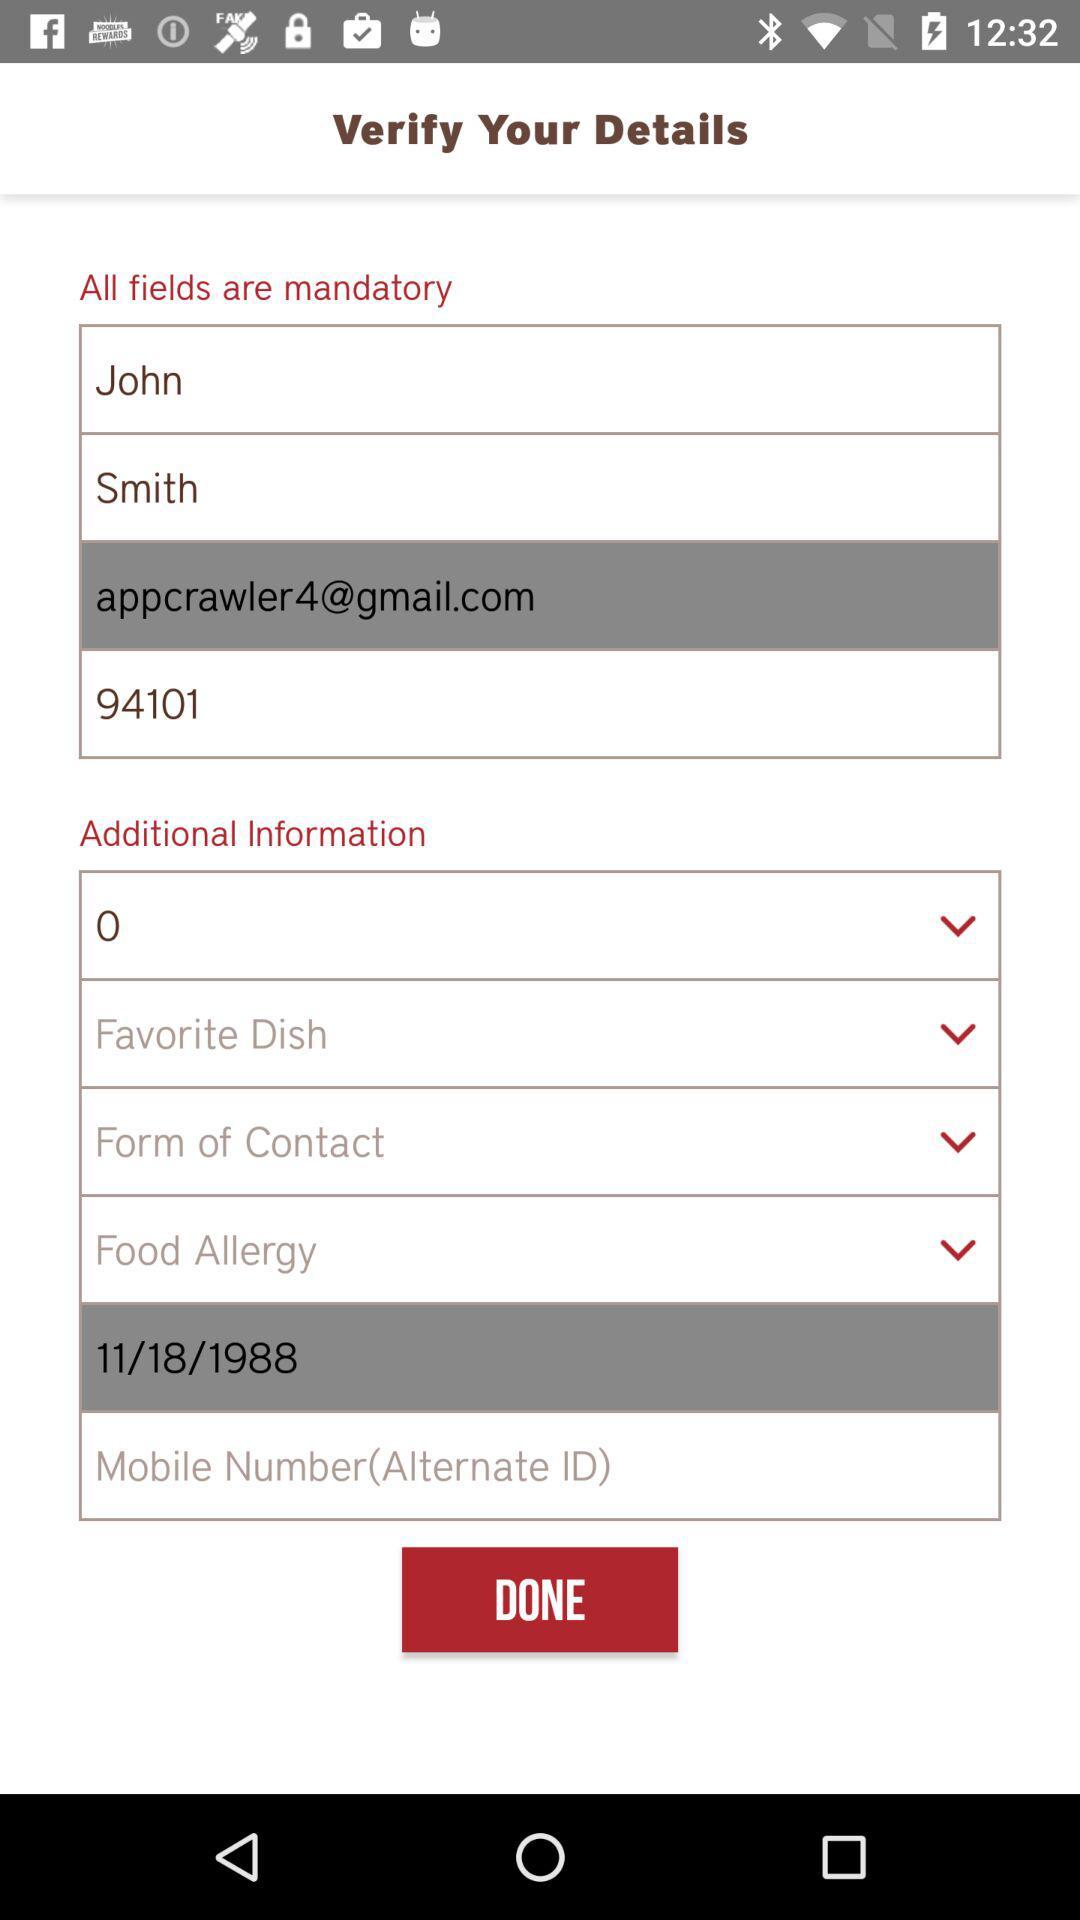 The image size is (1080, 1920). I want to click on drop down to choose a question, so click(540, 1033).